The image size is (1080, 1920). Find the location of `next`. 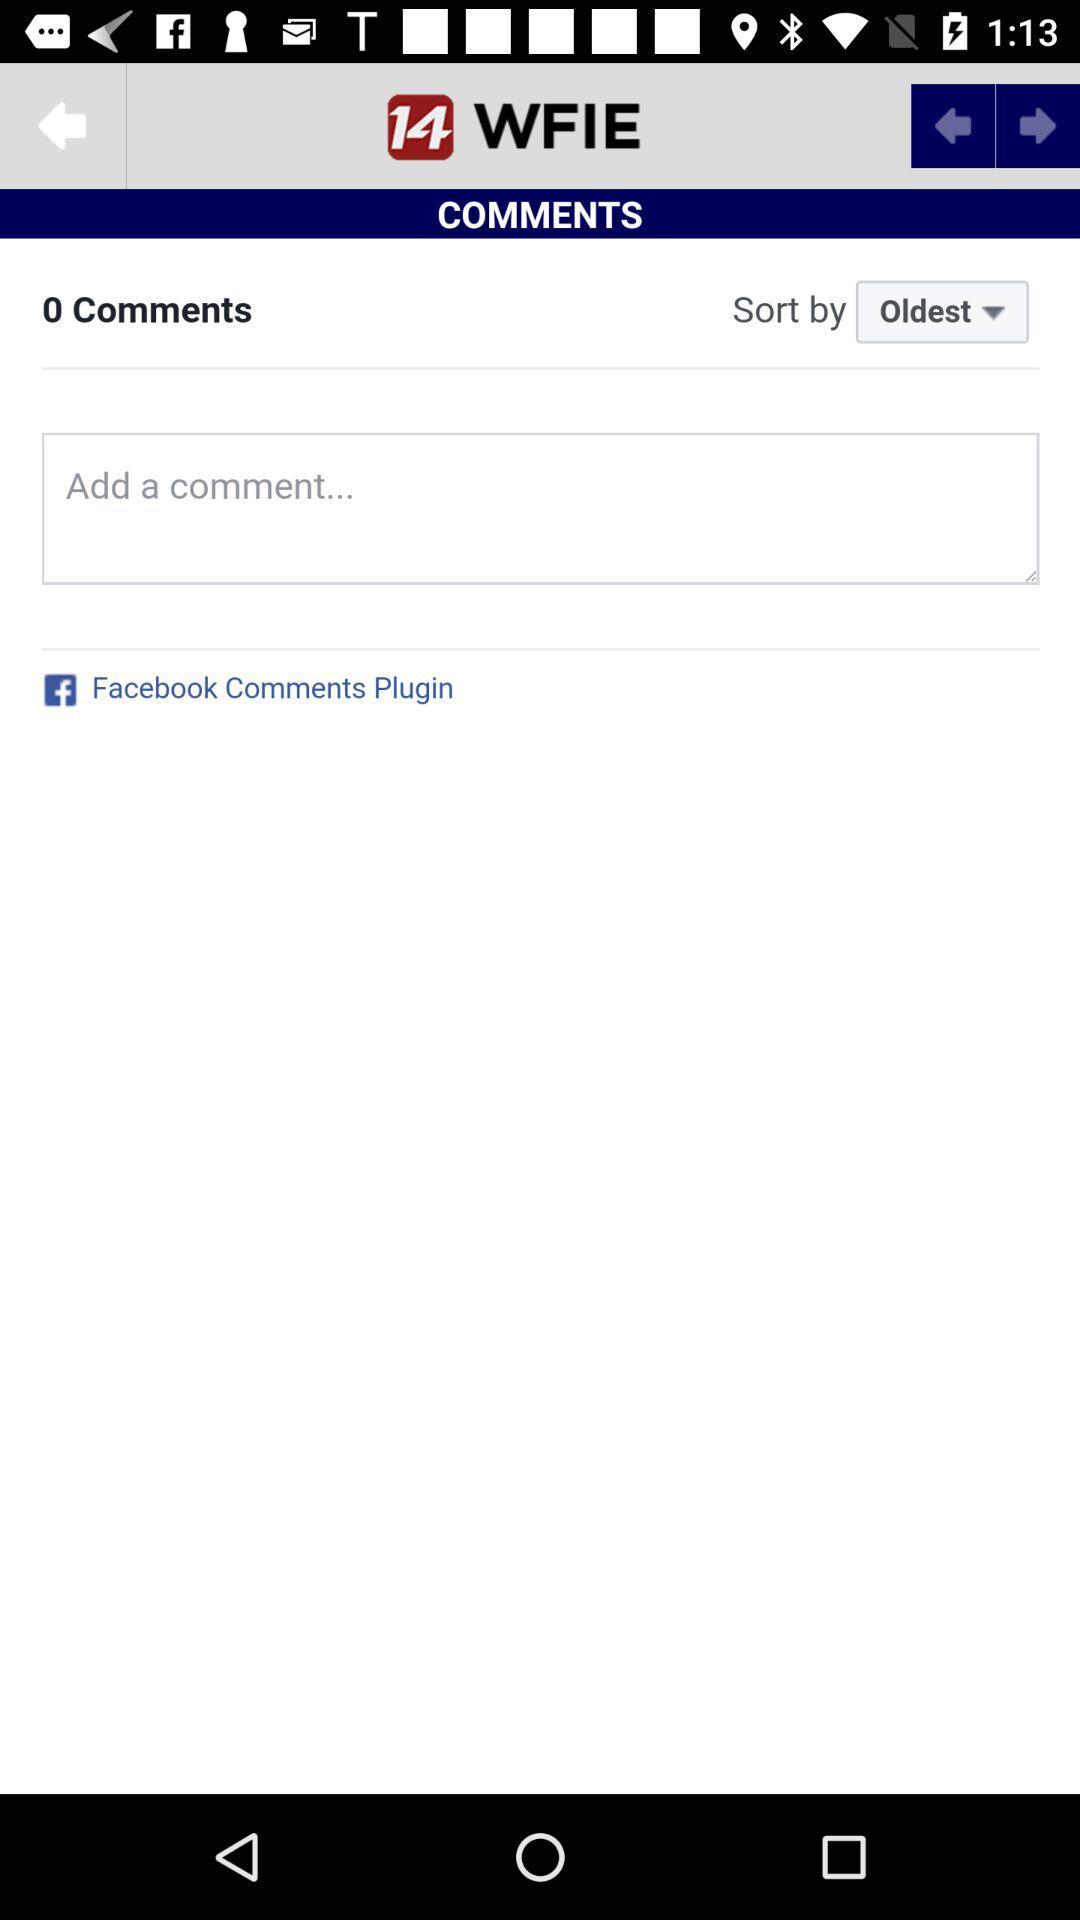

next is located at coordinates (540, 124).